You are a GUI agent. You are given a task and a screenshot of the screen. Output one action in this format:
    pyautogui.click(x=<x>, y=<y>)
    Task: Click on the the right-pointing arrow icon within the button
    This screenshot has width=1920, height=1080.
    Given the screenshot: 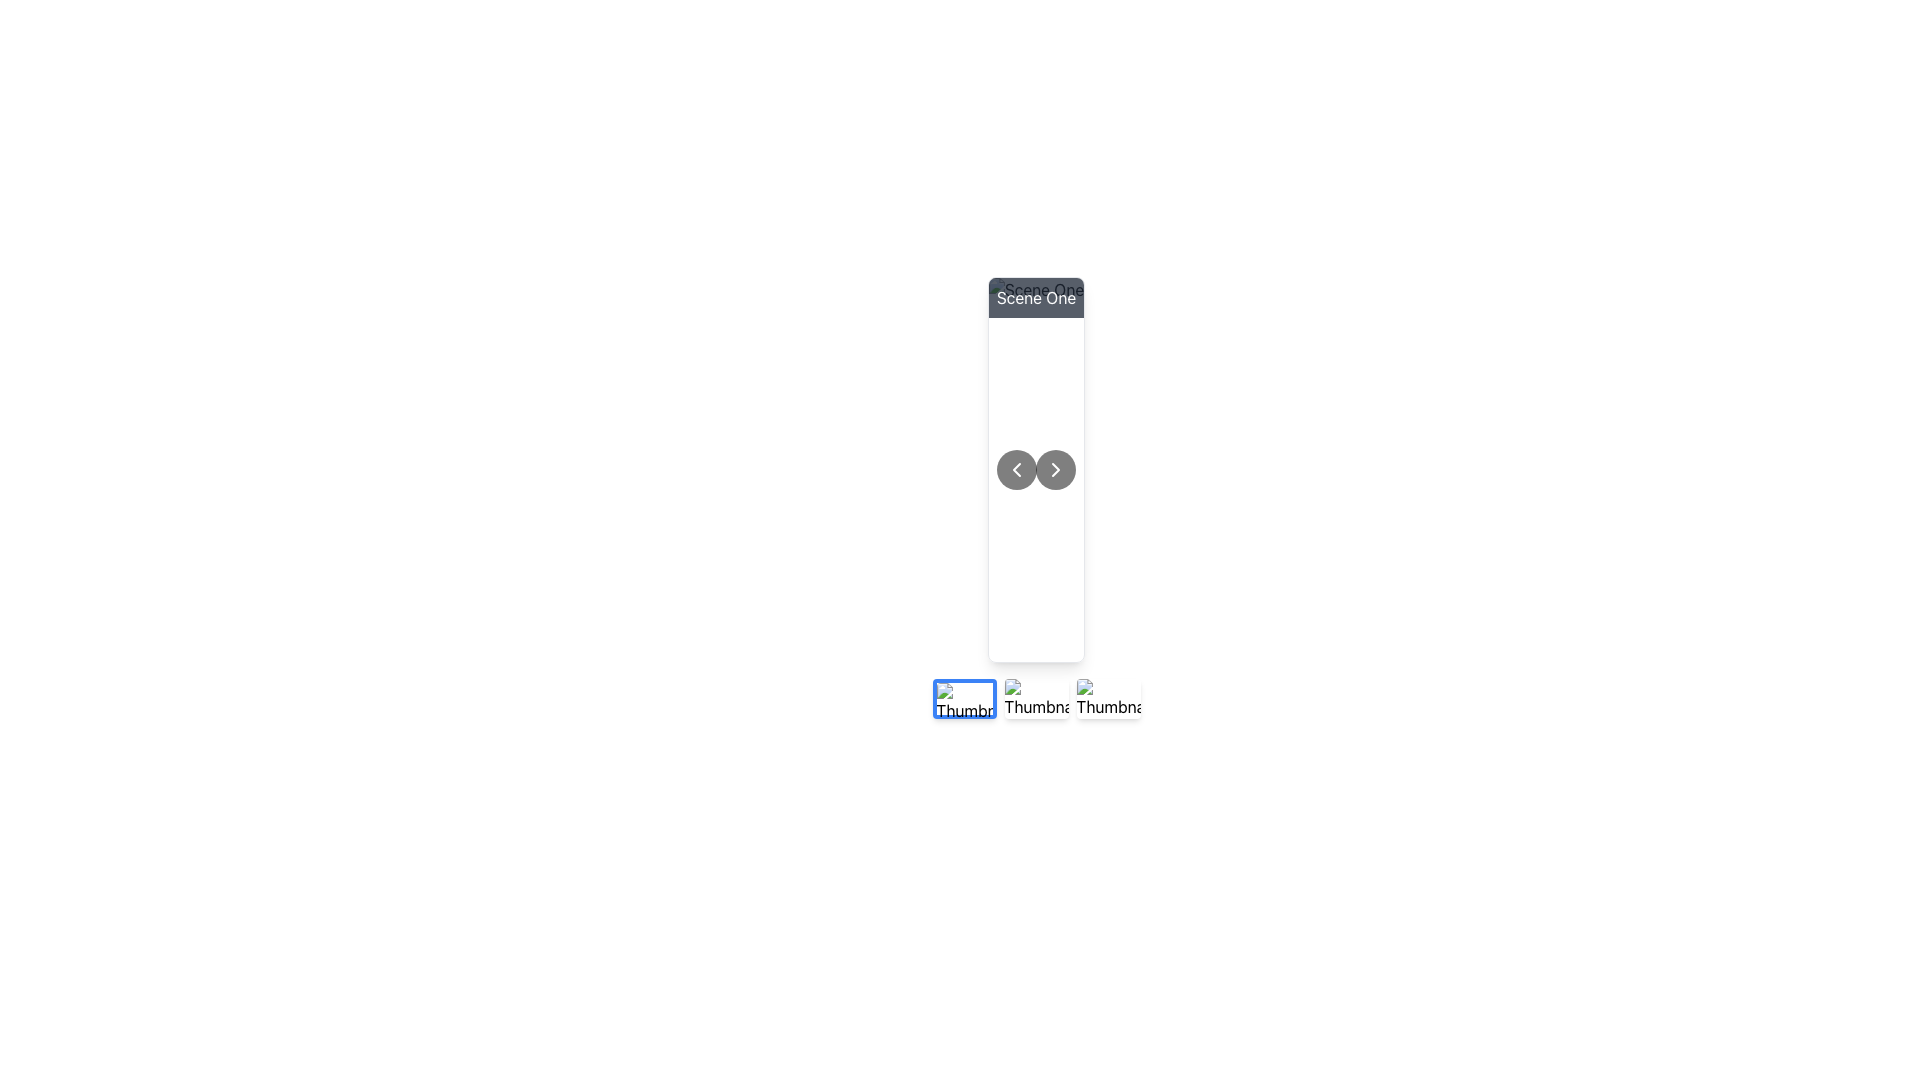 What is the action you would take?
    pyautogui.click(x=1055, y=470)
    